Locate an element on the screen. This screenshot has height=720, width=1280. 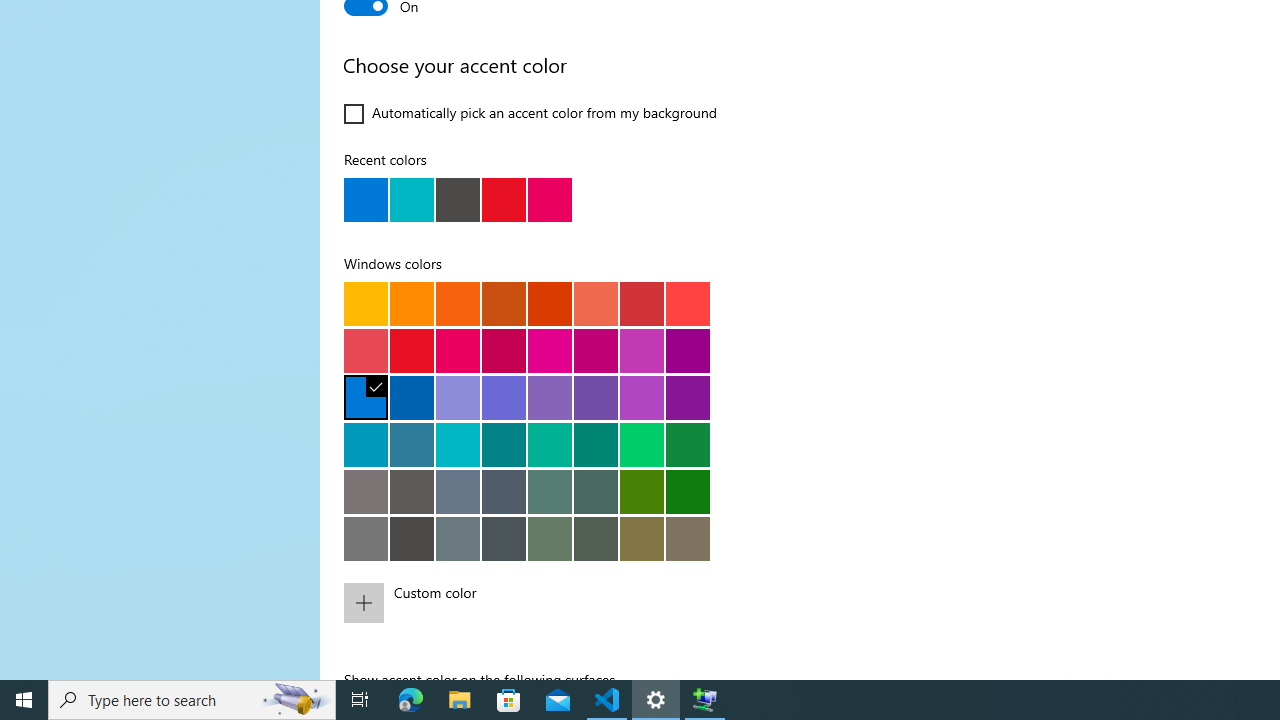
'Iris pastel' is located at coordinates (549, 397).